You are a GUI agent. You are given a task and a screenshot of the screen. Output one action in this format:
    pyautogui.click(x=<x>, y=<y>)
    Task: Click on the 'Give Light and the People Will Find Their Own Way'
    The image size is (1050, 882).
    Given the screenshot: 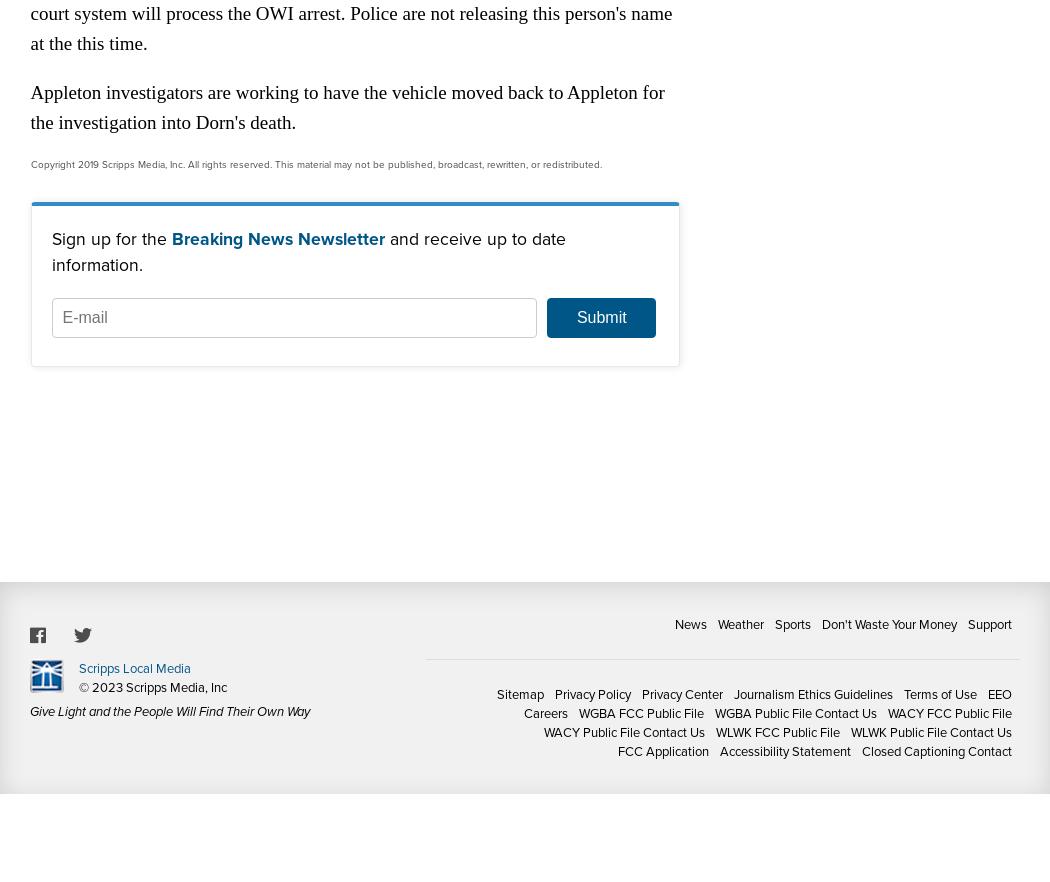 What is the action you would take?
    pyautogui.click(x=169, y=711)
    